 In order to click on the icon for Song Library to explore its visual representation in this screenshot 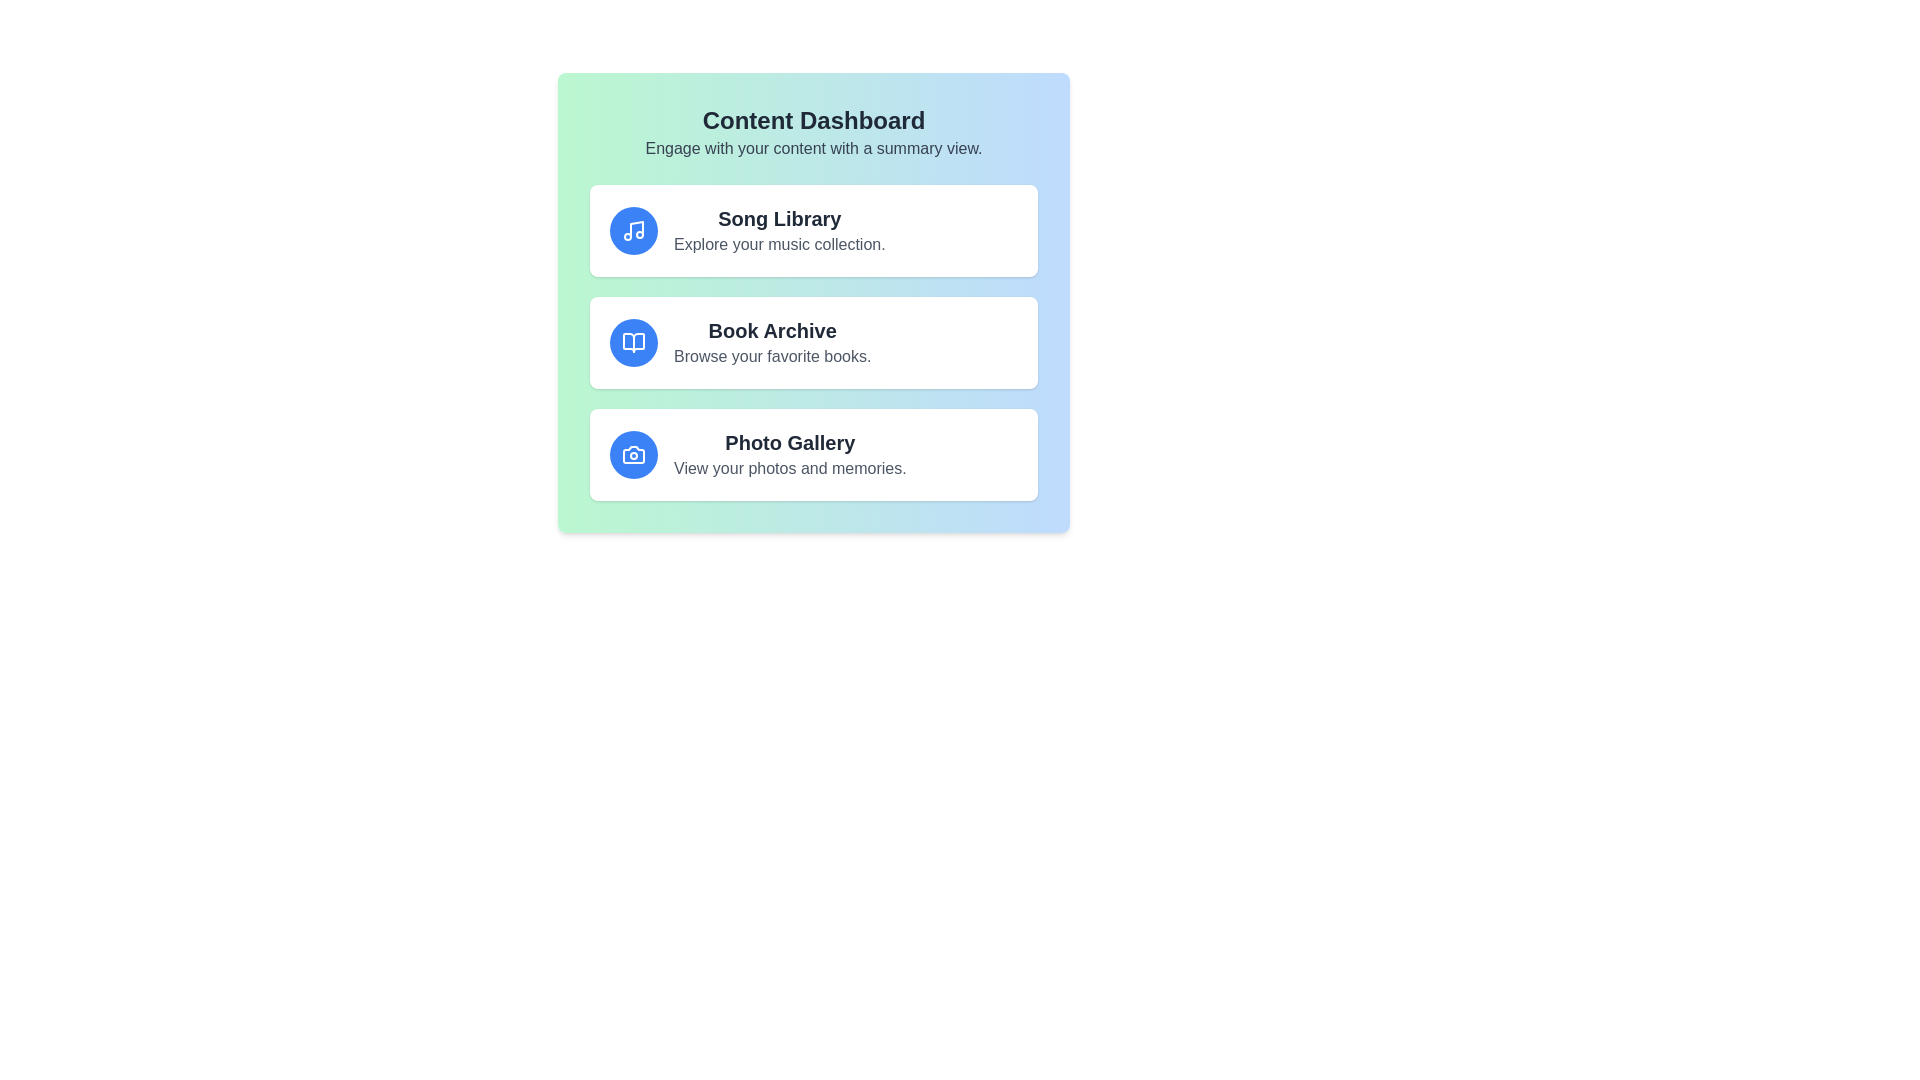, I will do `click(632, 230)`.